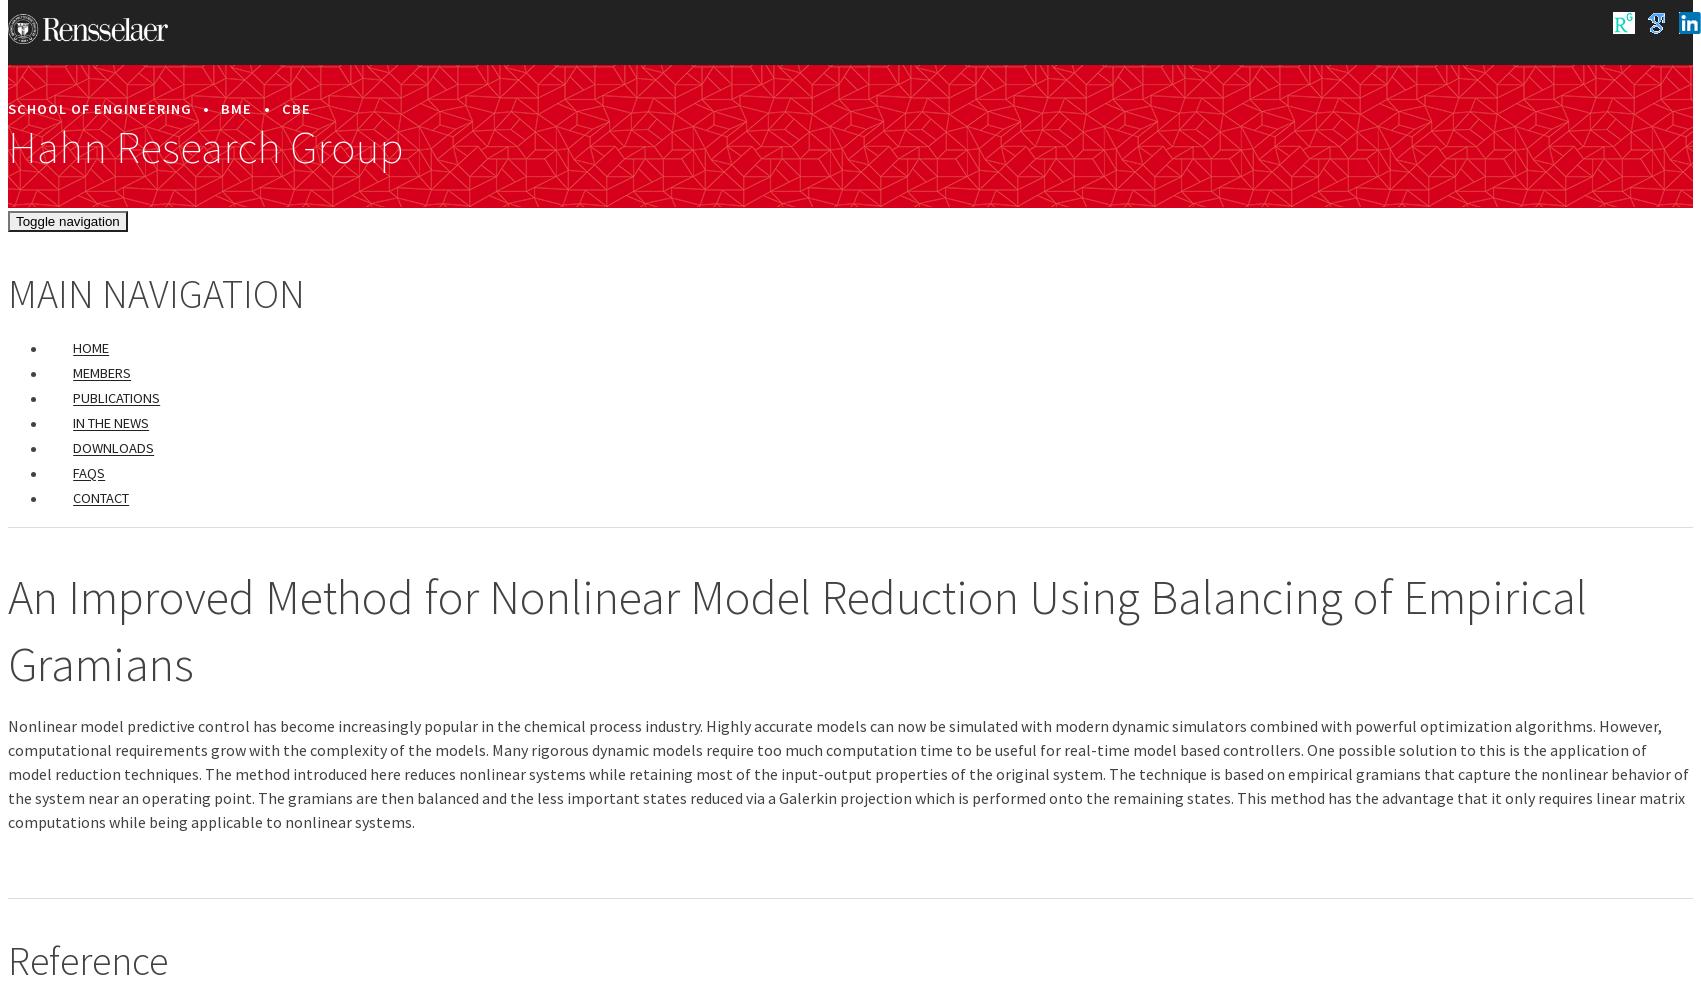 This screenshot has height=1000, width=1701. Describe the element at coordinates (72, 472) in the screenshot. I see `'FAQs'` at that location.